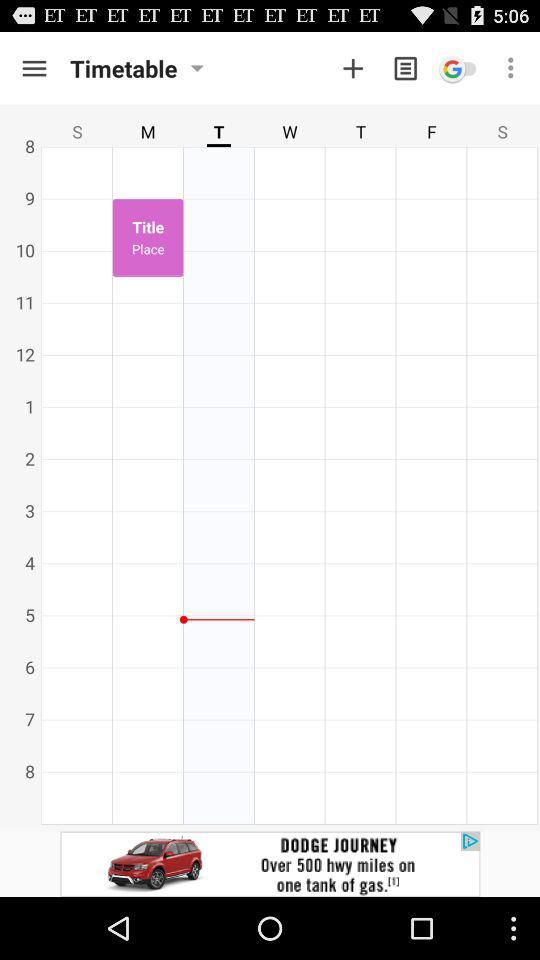 The image size is (540, 960). I want to click on the add icon, so click(352, 73).